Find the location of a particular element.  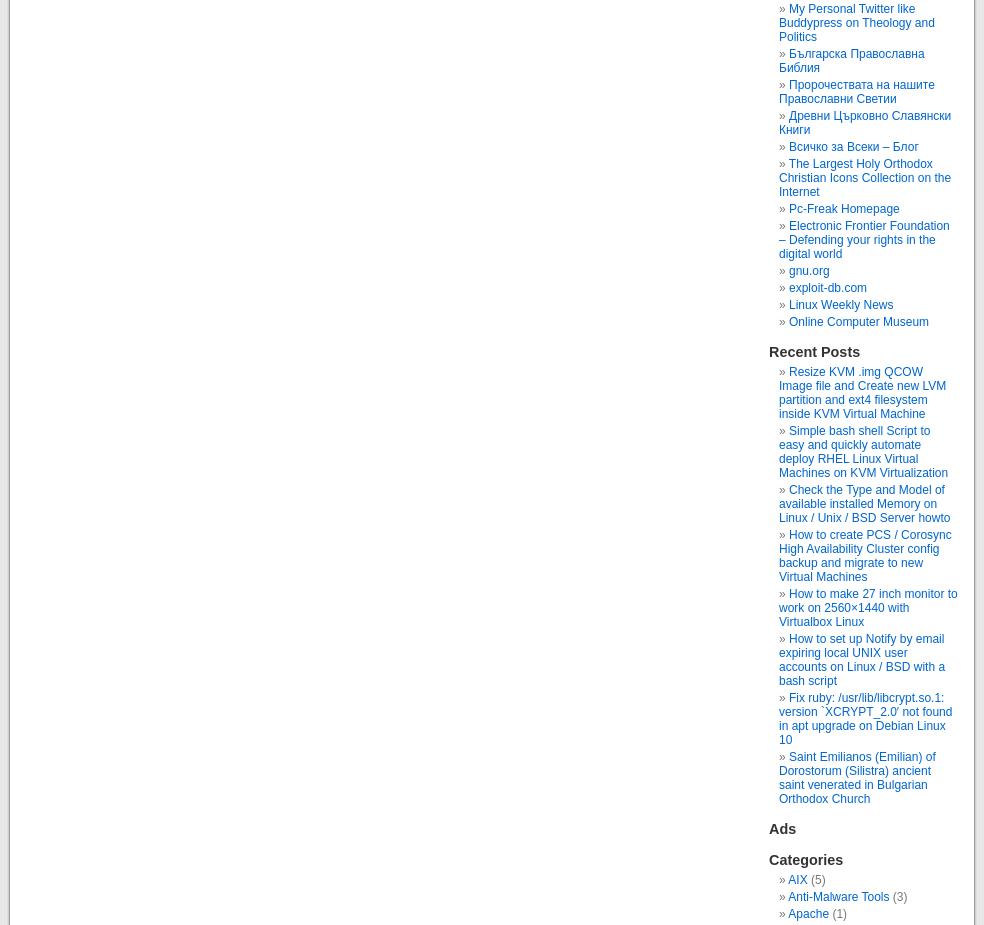

'Categories' is located at coordinates (767, 859).